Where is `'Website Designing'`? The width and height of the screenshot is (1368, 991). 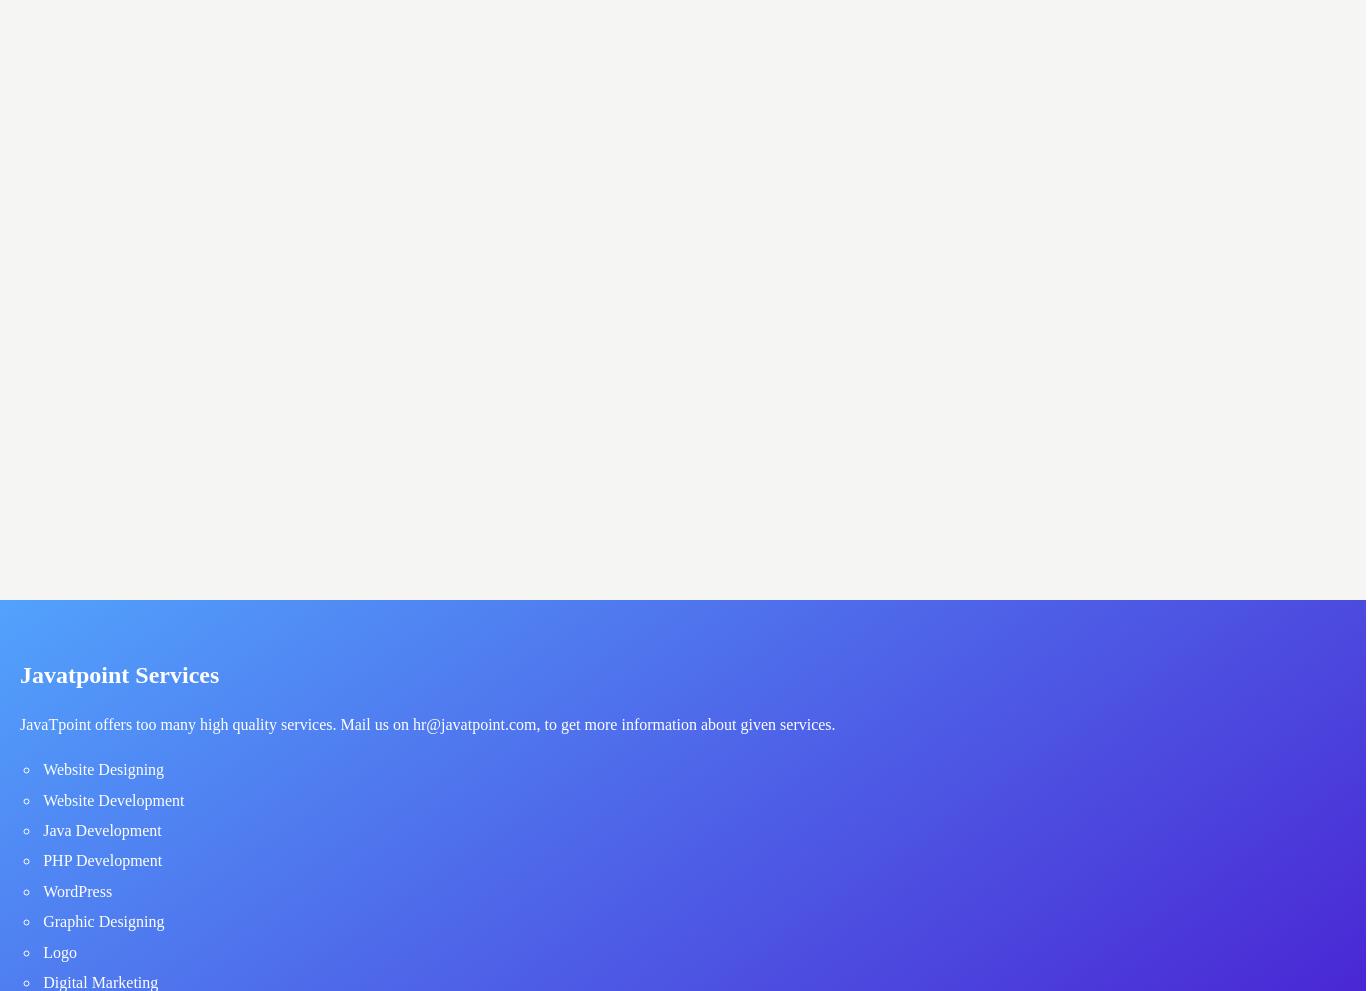
'Website Designing' is located at coordinates (103, 769).